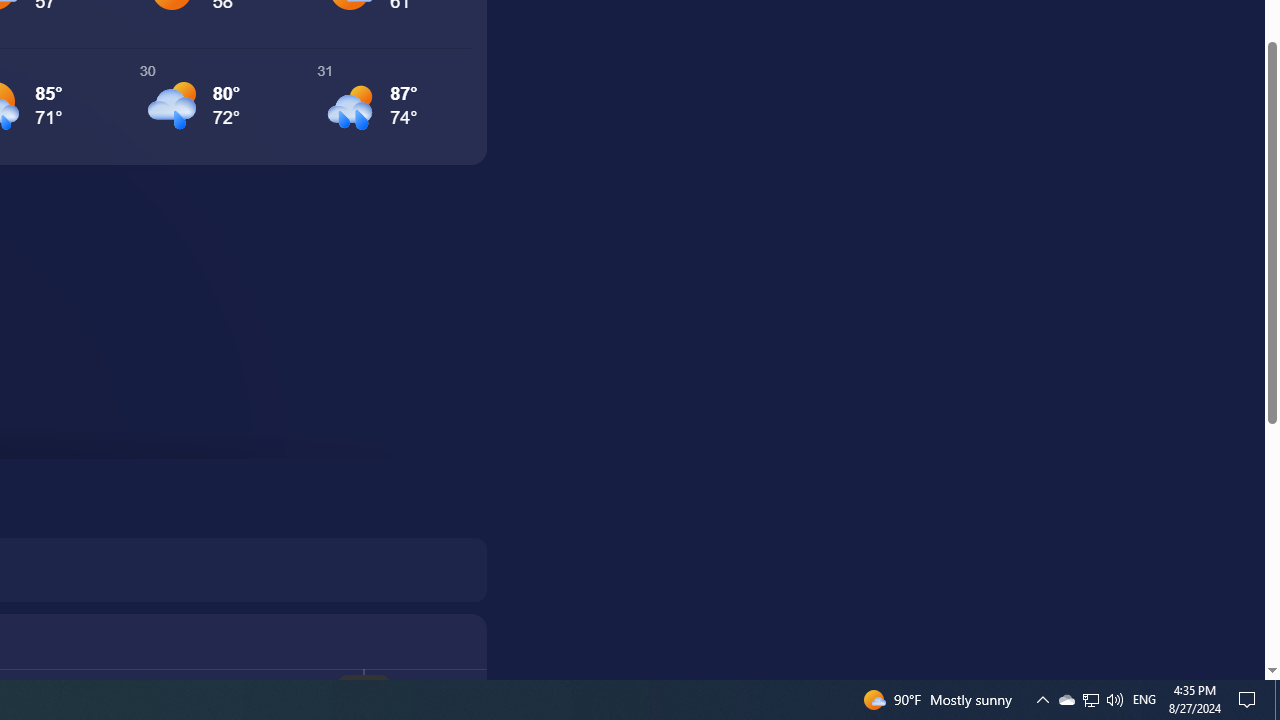 The height and width of the screenshot is (720, 1280). I want to click on 'Q2790: 100%', so click(1065, 698).